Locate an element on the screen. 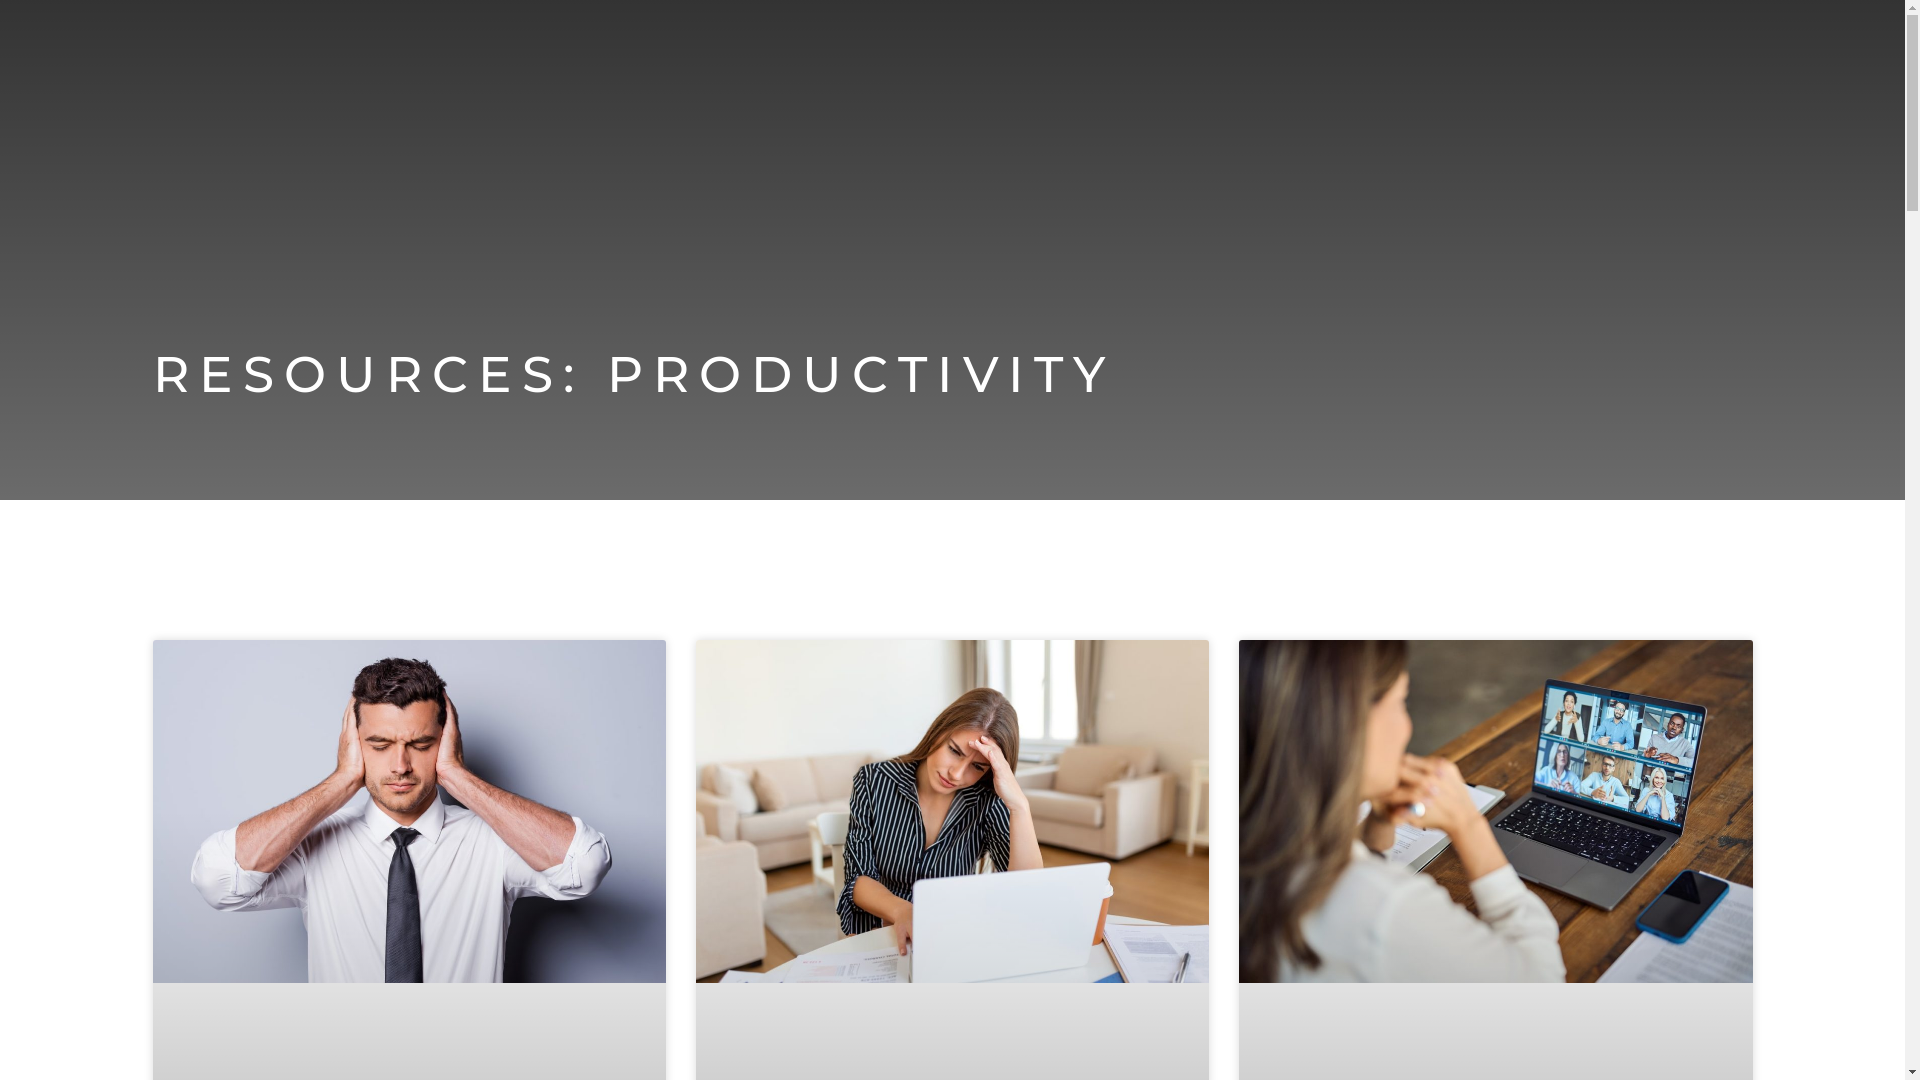  'Skip to content' is located at coordinates (14, 42).